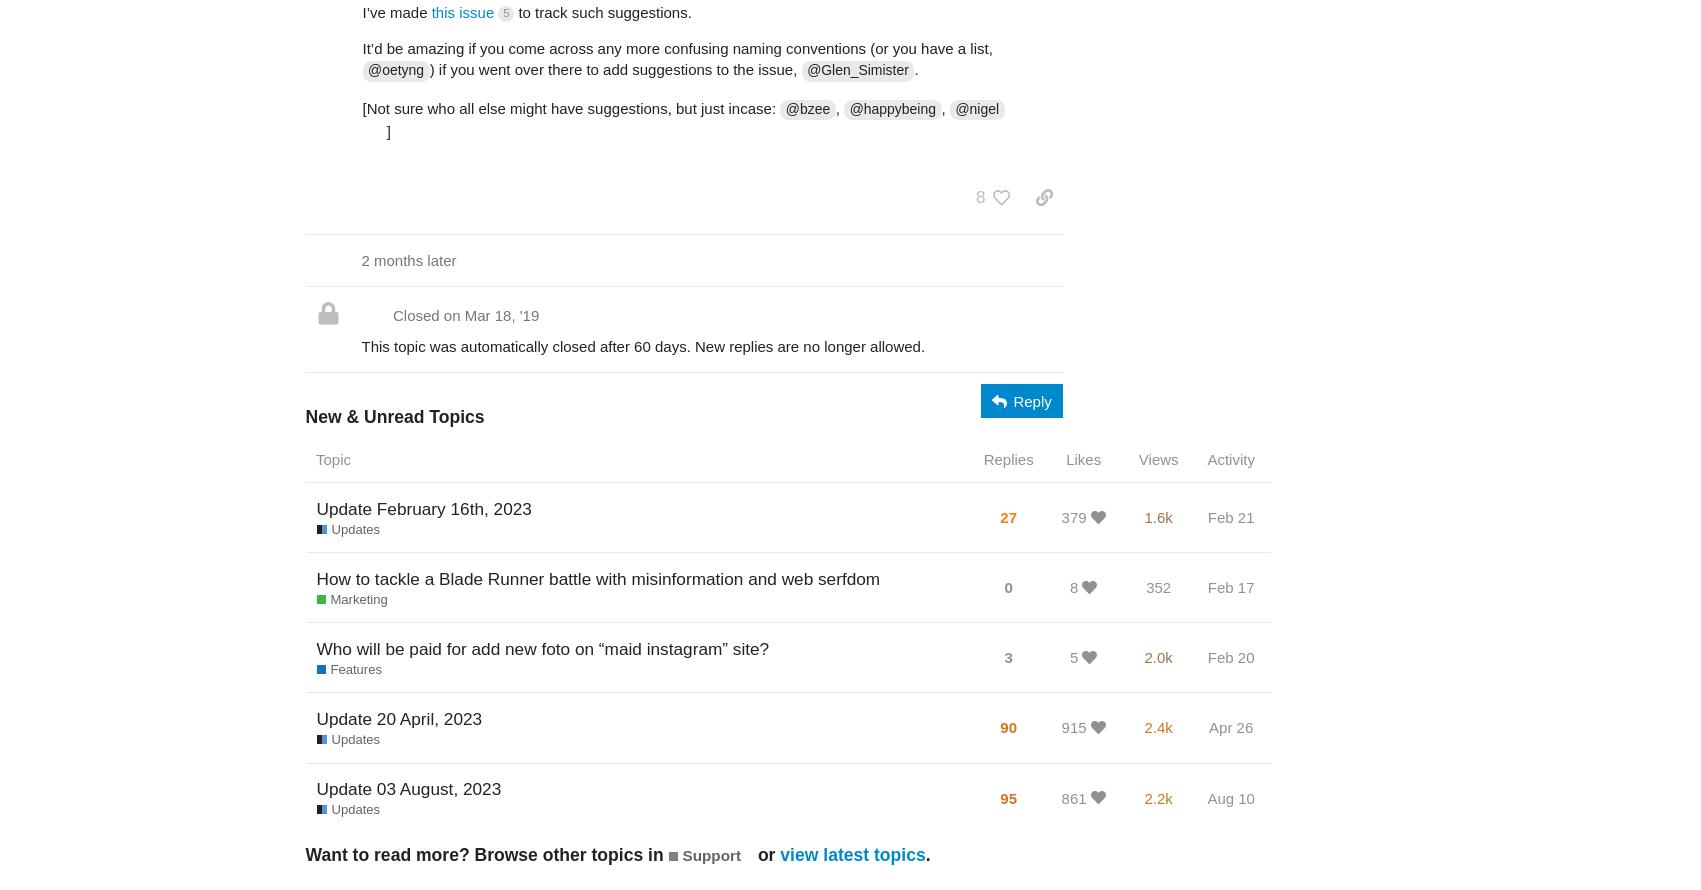 This screenshot has height=890, width=1701. What do you see at coordinates (416, 314) in the screenshot?
I see `'Closed'` at bounding box center [416, 314].